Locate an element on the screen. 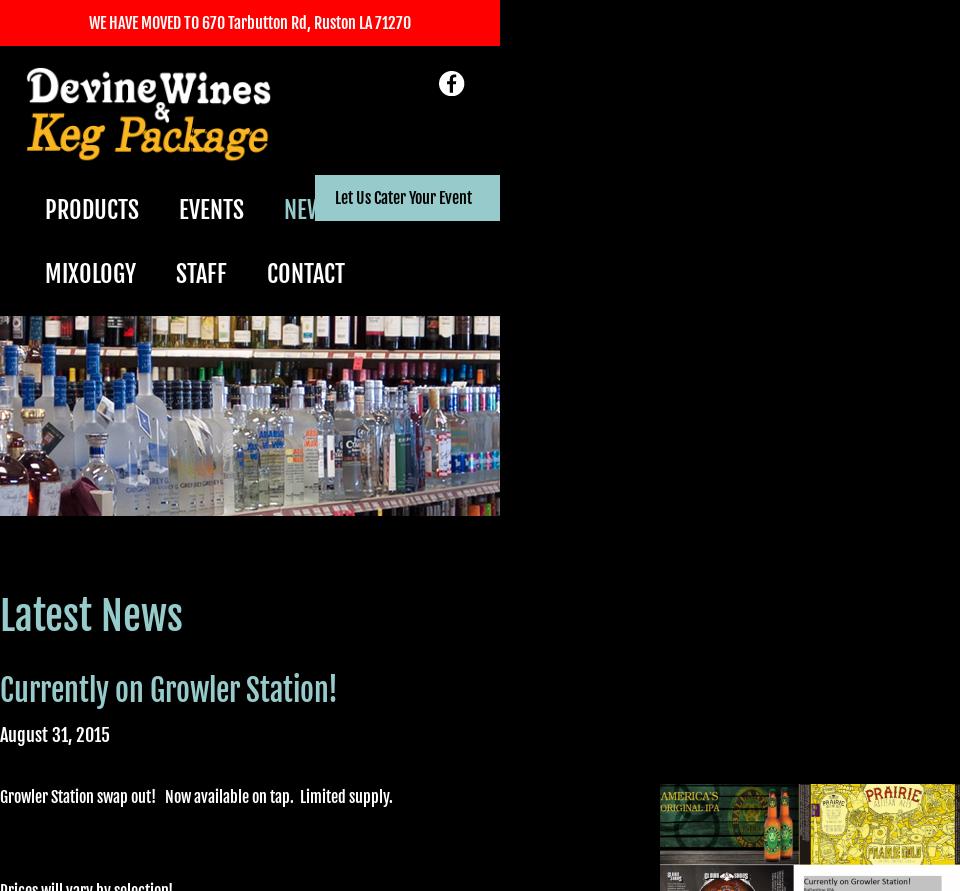 The width and height of the screenshot is (960, 891). 'EVENTS' is located at coordinates (211, 210).